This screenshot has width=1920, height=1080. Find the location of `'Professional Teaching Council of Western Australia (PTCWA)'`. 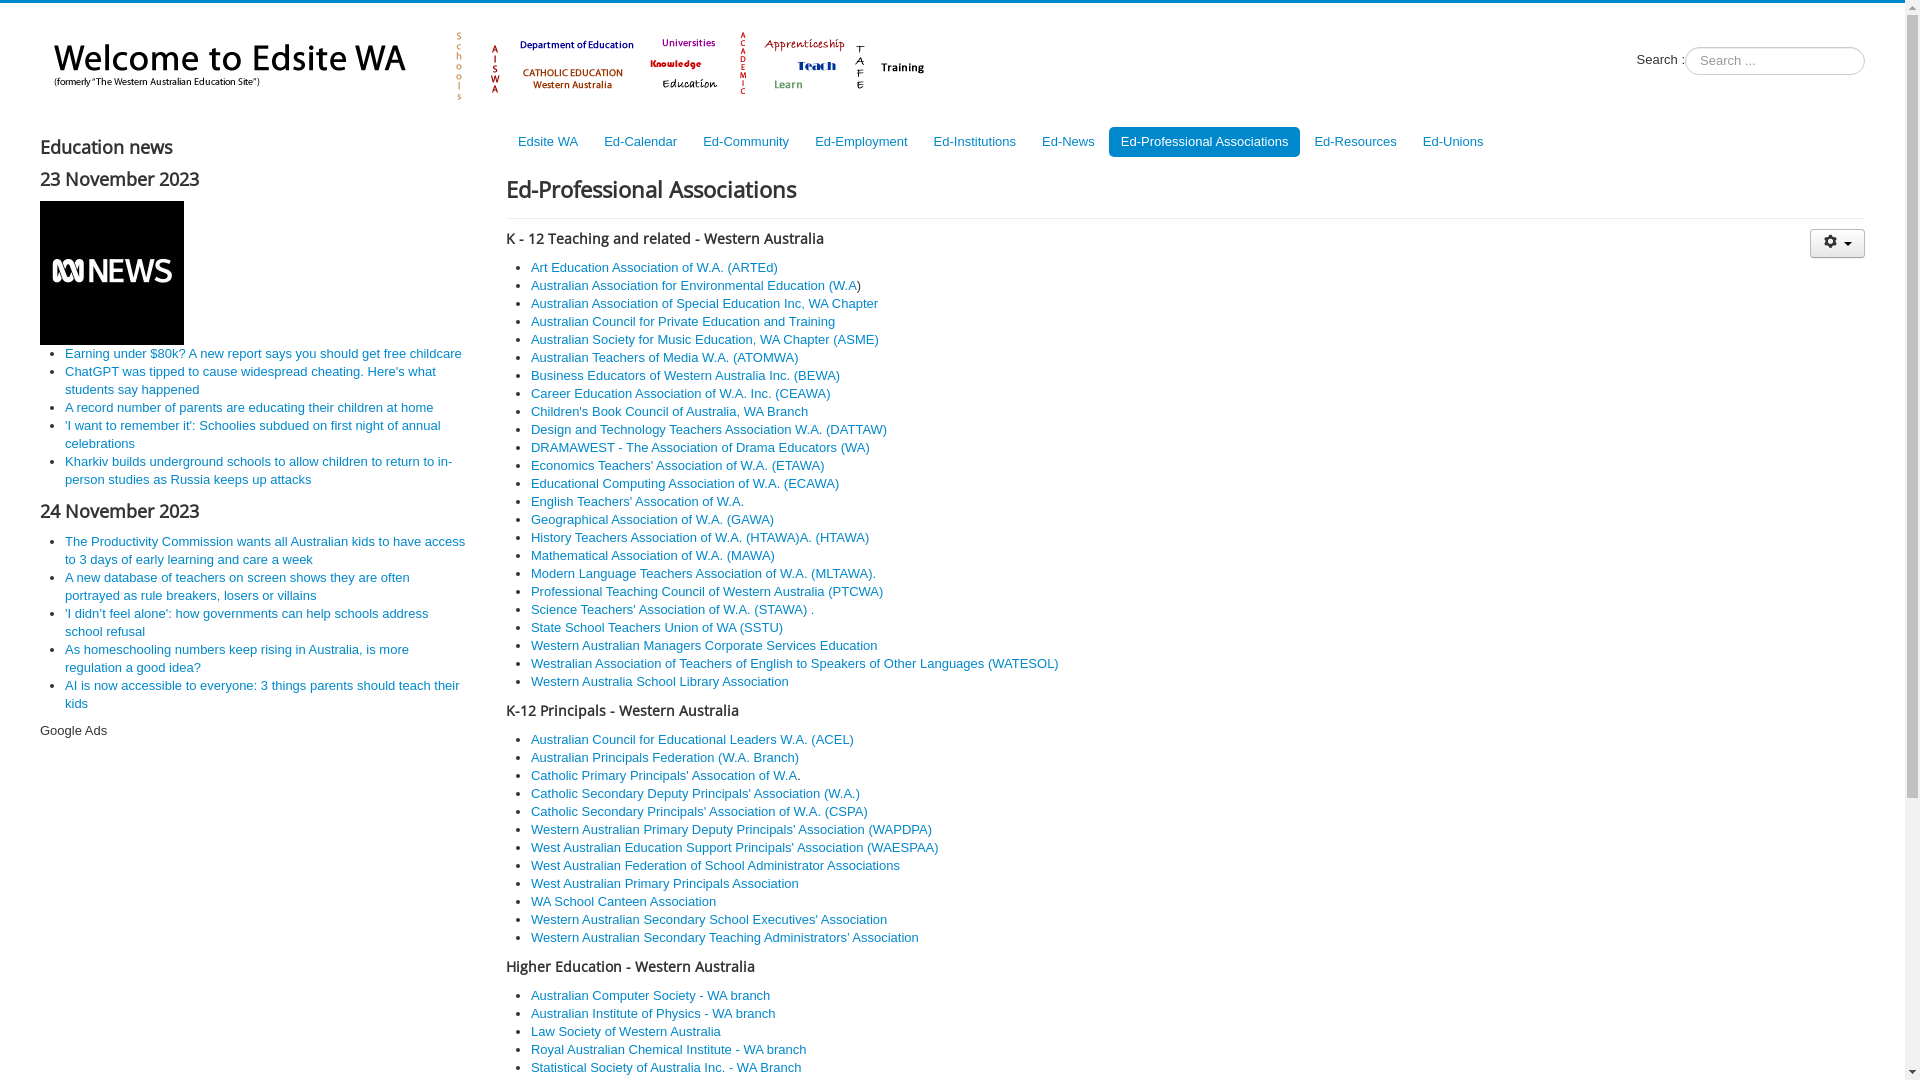

'Professional Teaching Council of Western Australia (PTCWA)' is located at coordinates (706, 590).